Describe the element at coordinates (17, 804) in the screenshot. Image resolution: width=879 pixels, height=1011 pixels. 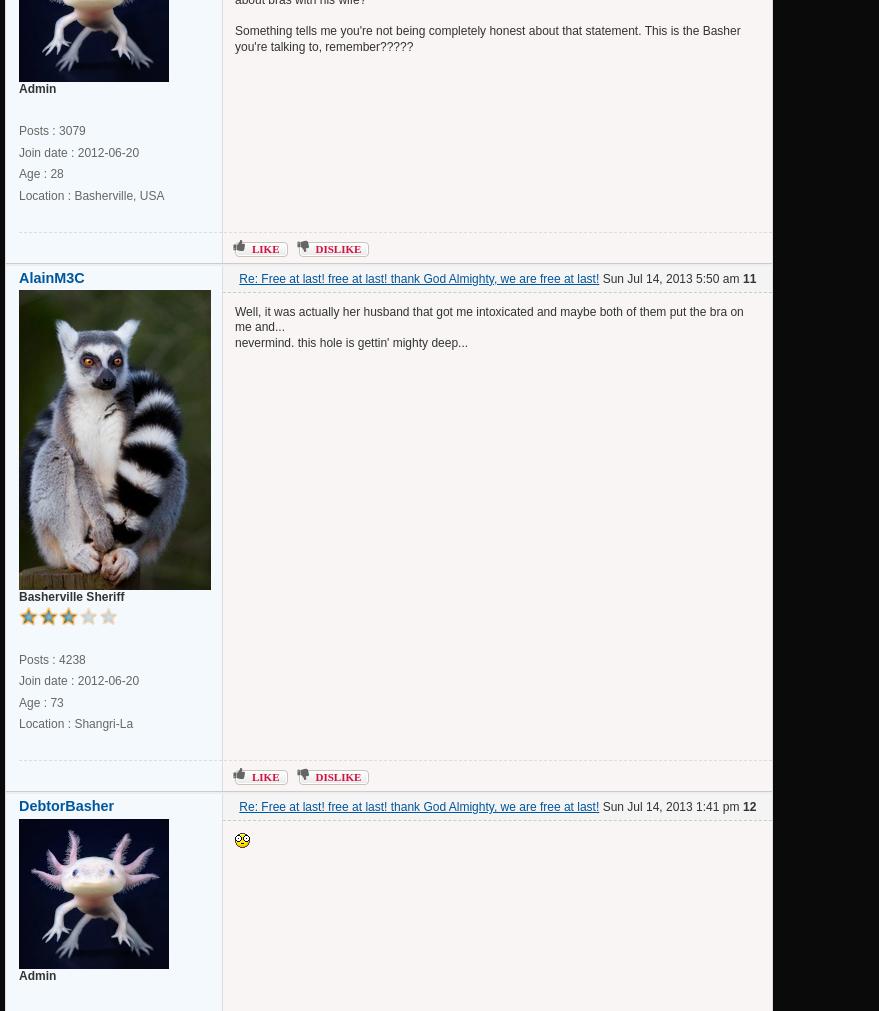
I see `'DebtorBasher'` at that location.